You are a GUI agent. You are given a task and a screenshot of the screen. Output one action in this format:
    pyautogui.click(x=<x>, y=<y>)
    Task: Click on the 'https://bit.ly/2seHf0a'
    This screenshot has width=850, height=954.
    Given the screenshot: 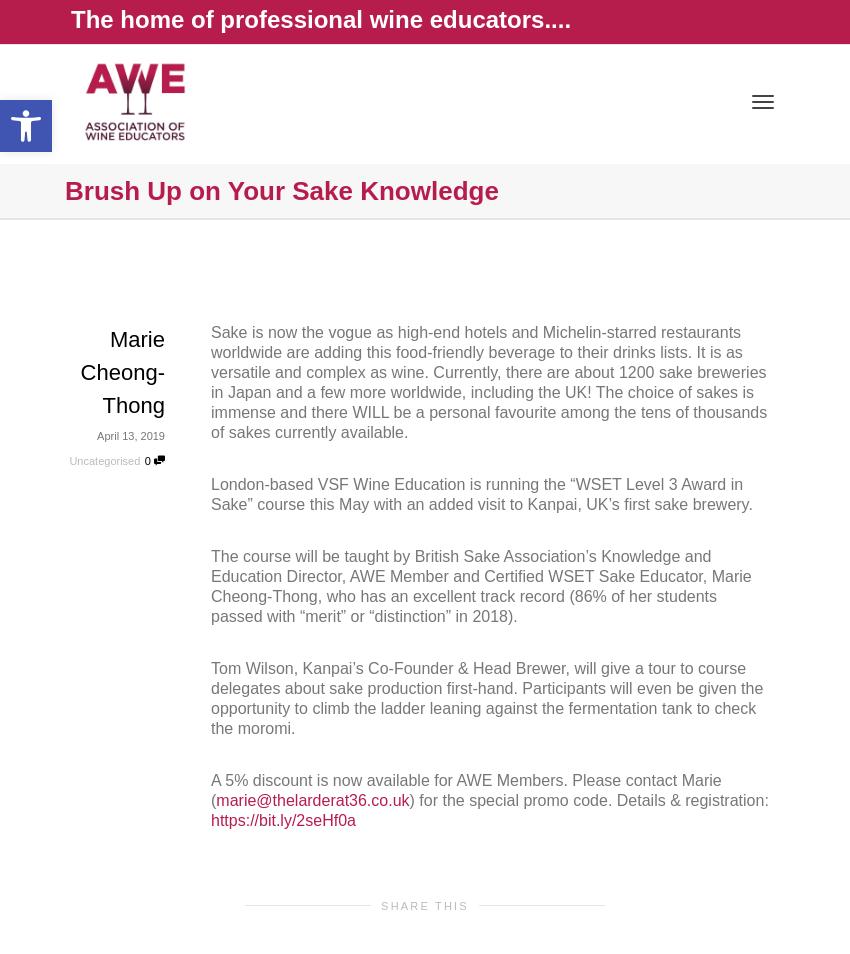 What is the action you would take?
    pyautogui.click(x=281, y=820)
    